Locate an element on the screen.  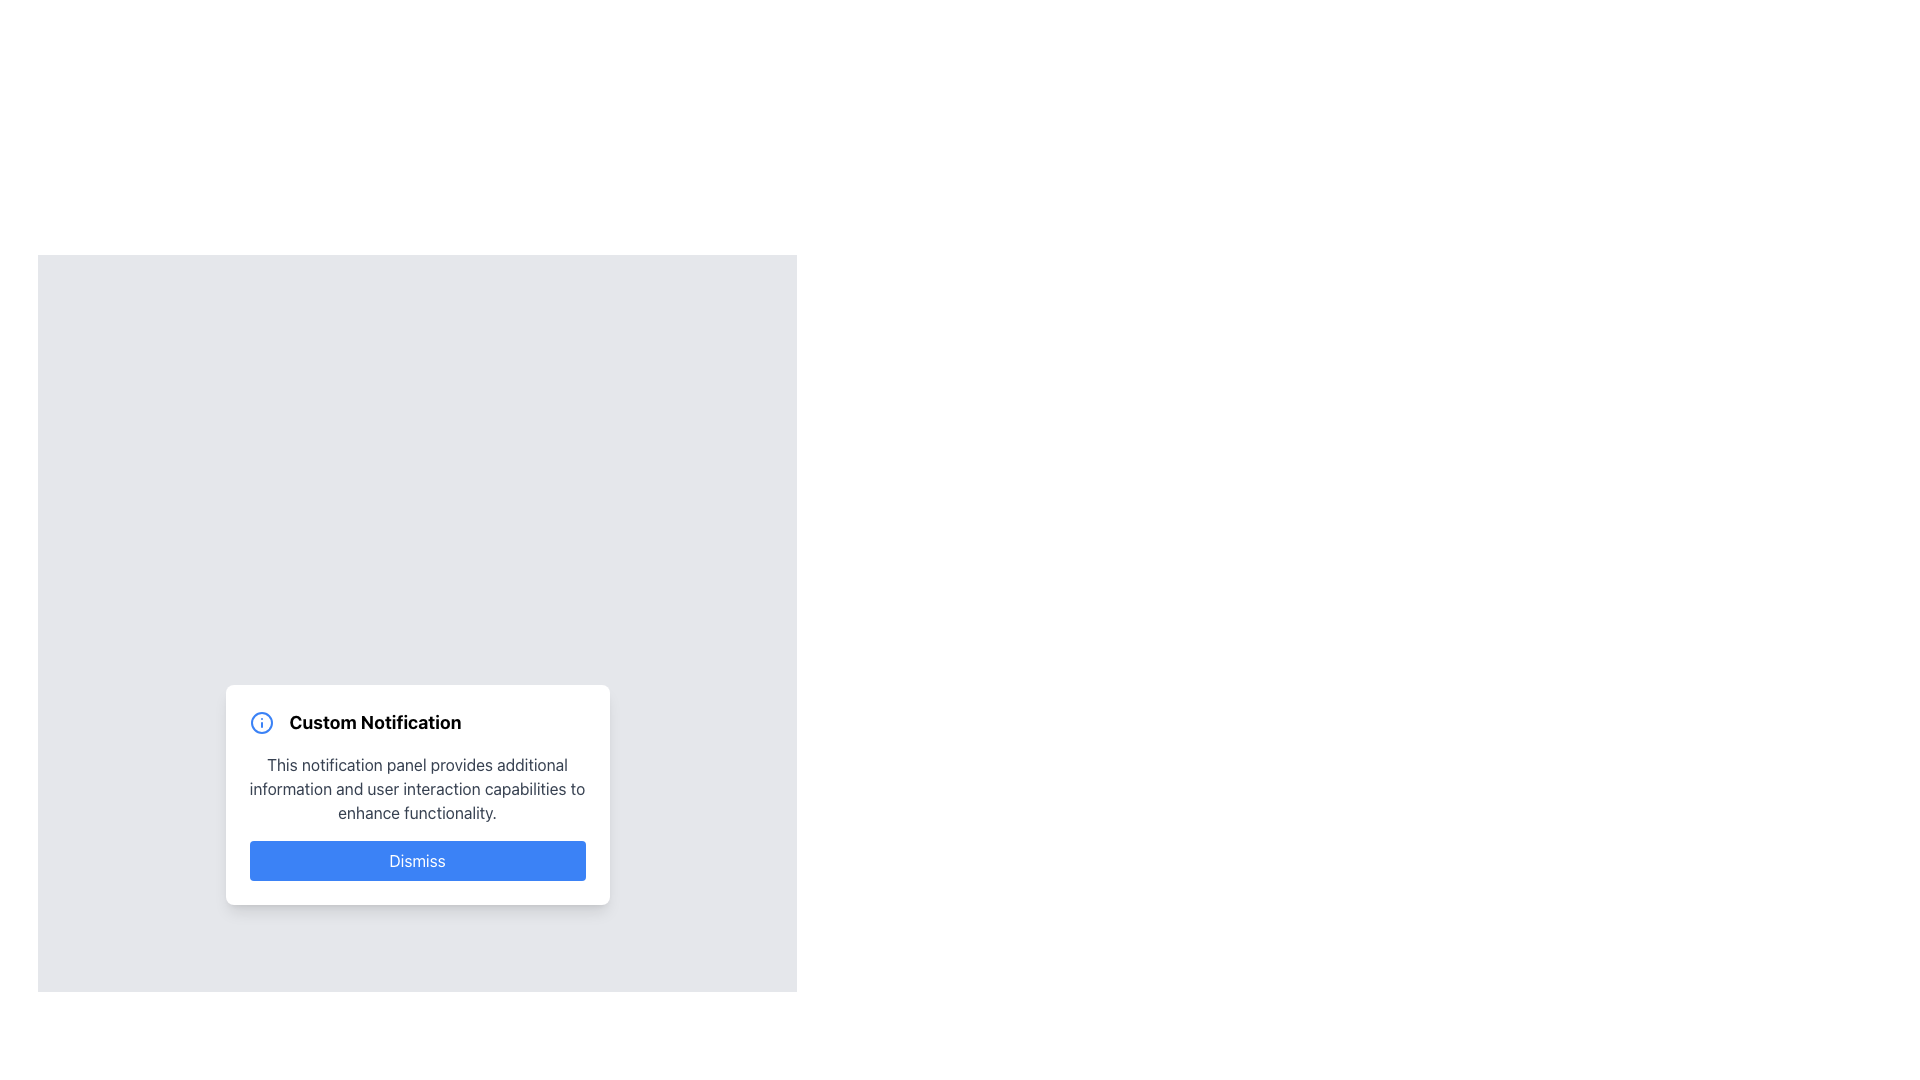
the dismiss button located at the bottom of the white rounded notification panel is located at coordinates (416, 859).